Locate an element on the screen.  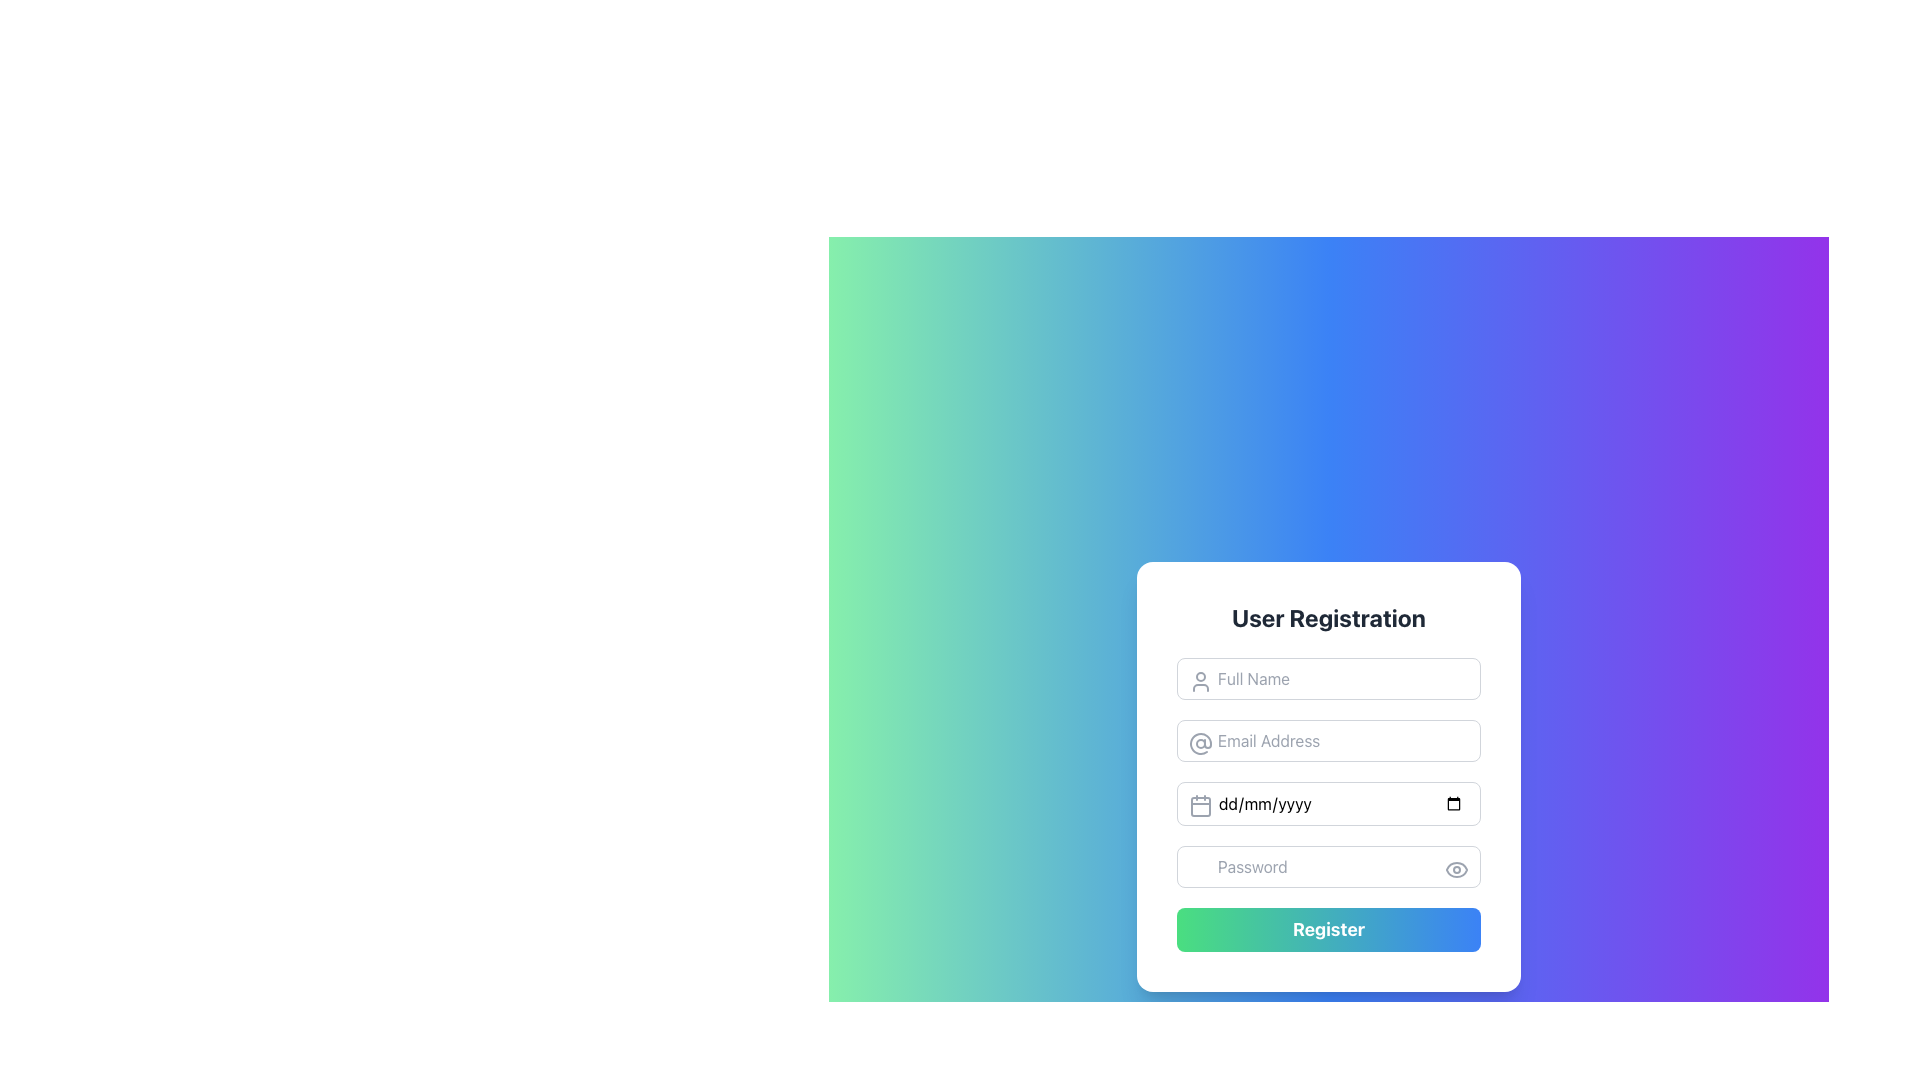
the button located on the right side of the password input field is located at coordinates (1457, 869).